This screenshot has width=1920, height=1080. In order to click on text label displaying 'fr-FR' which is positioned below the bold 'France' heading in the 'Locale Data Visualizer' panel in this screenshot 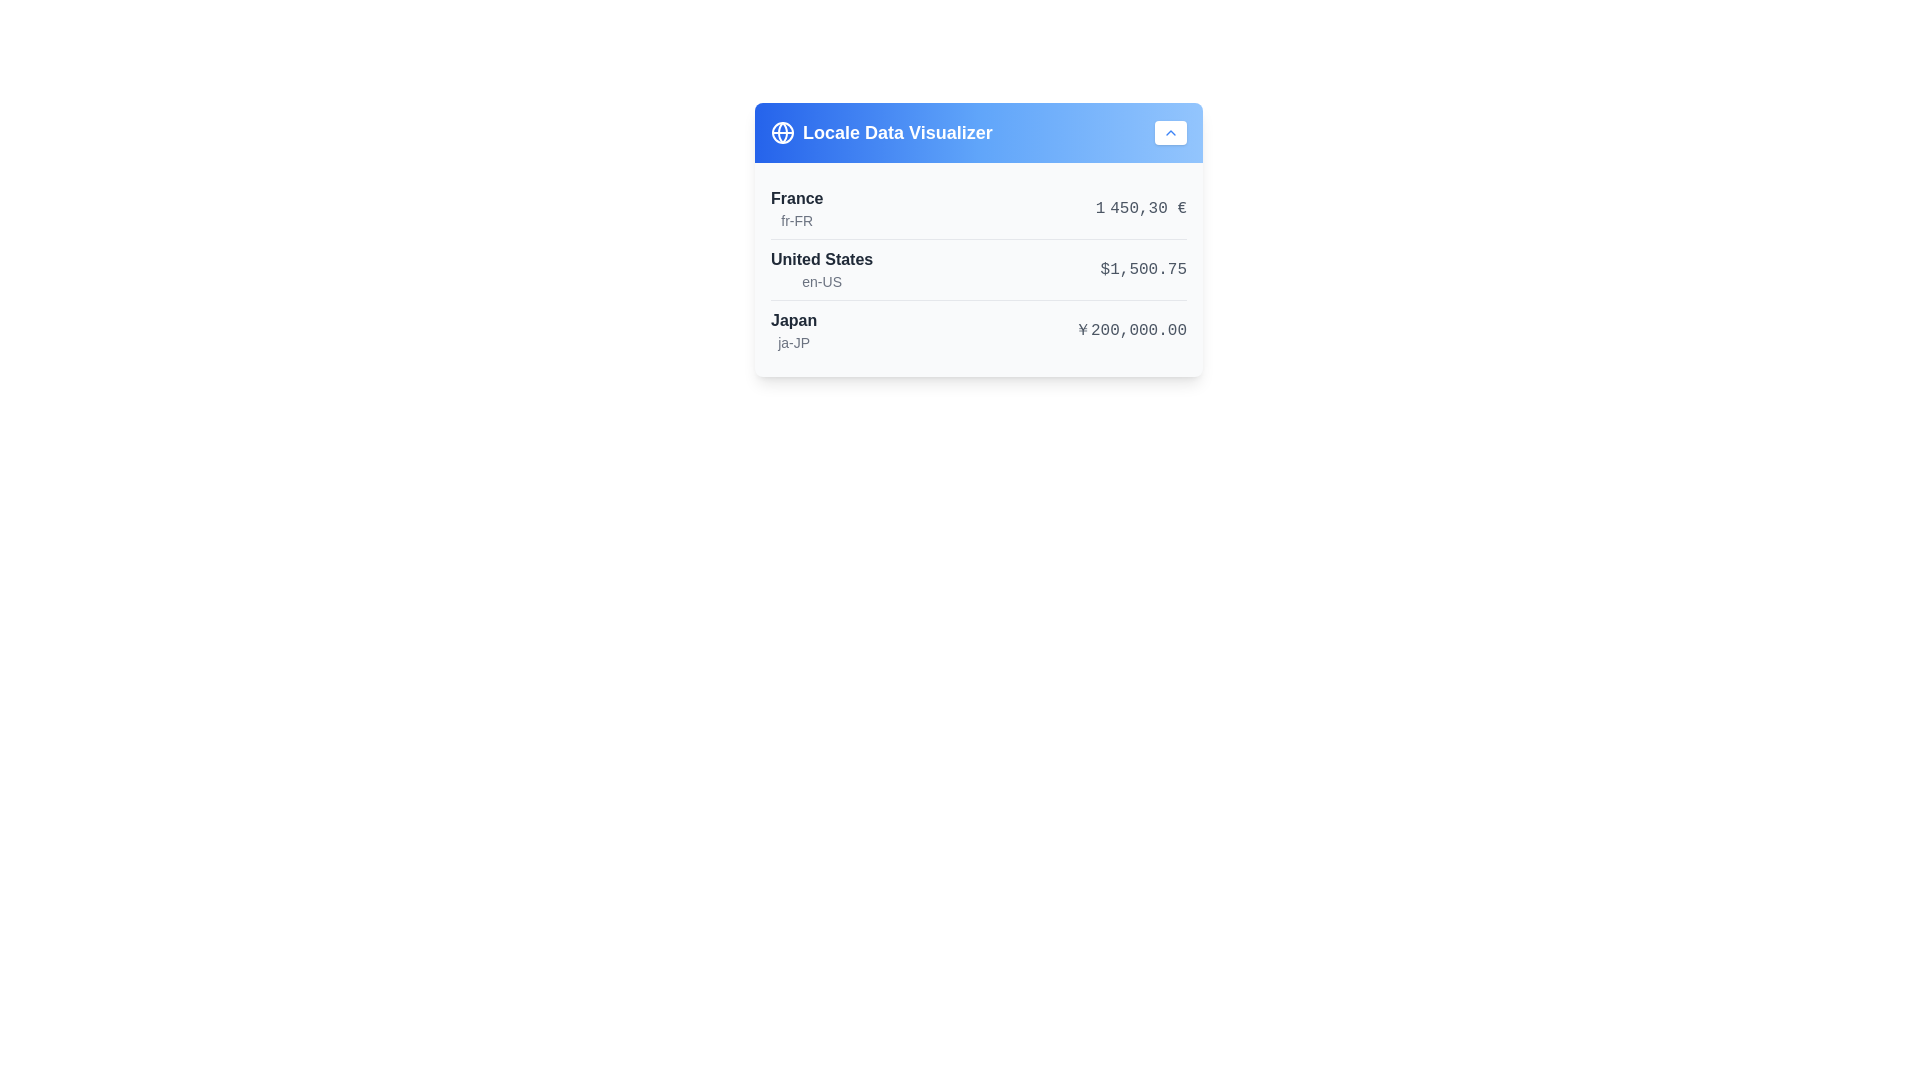, I will do `click(796, 220)`.